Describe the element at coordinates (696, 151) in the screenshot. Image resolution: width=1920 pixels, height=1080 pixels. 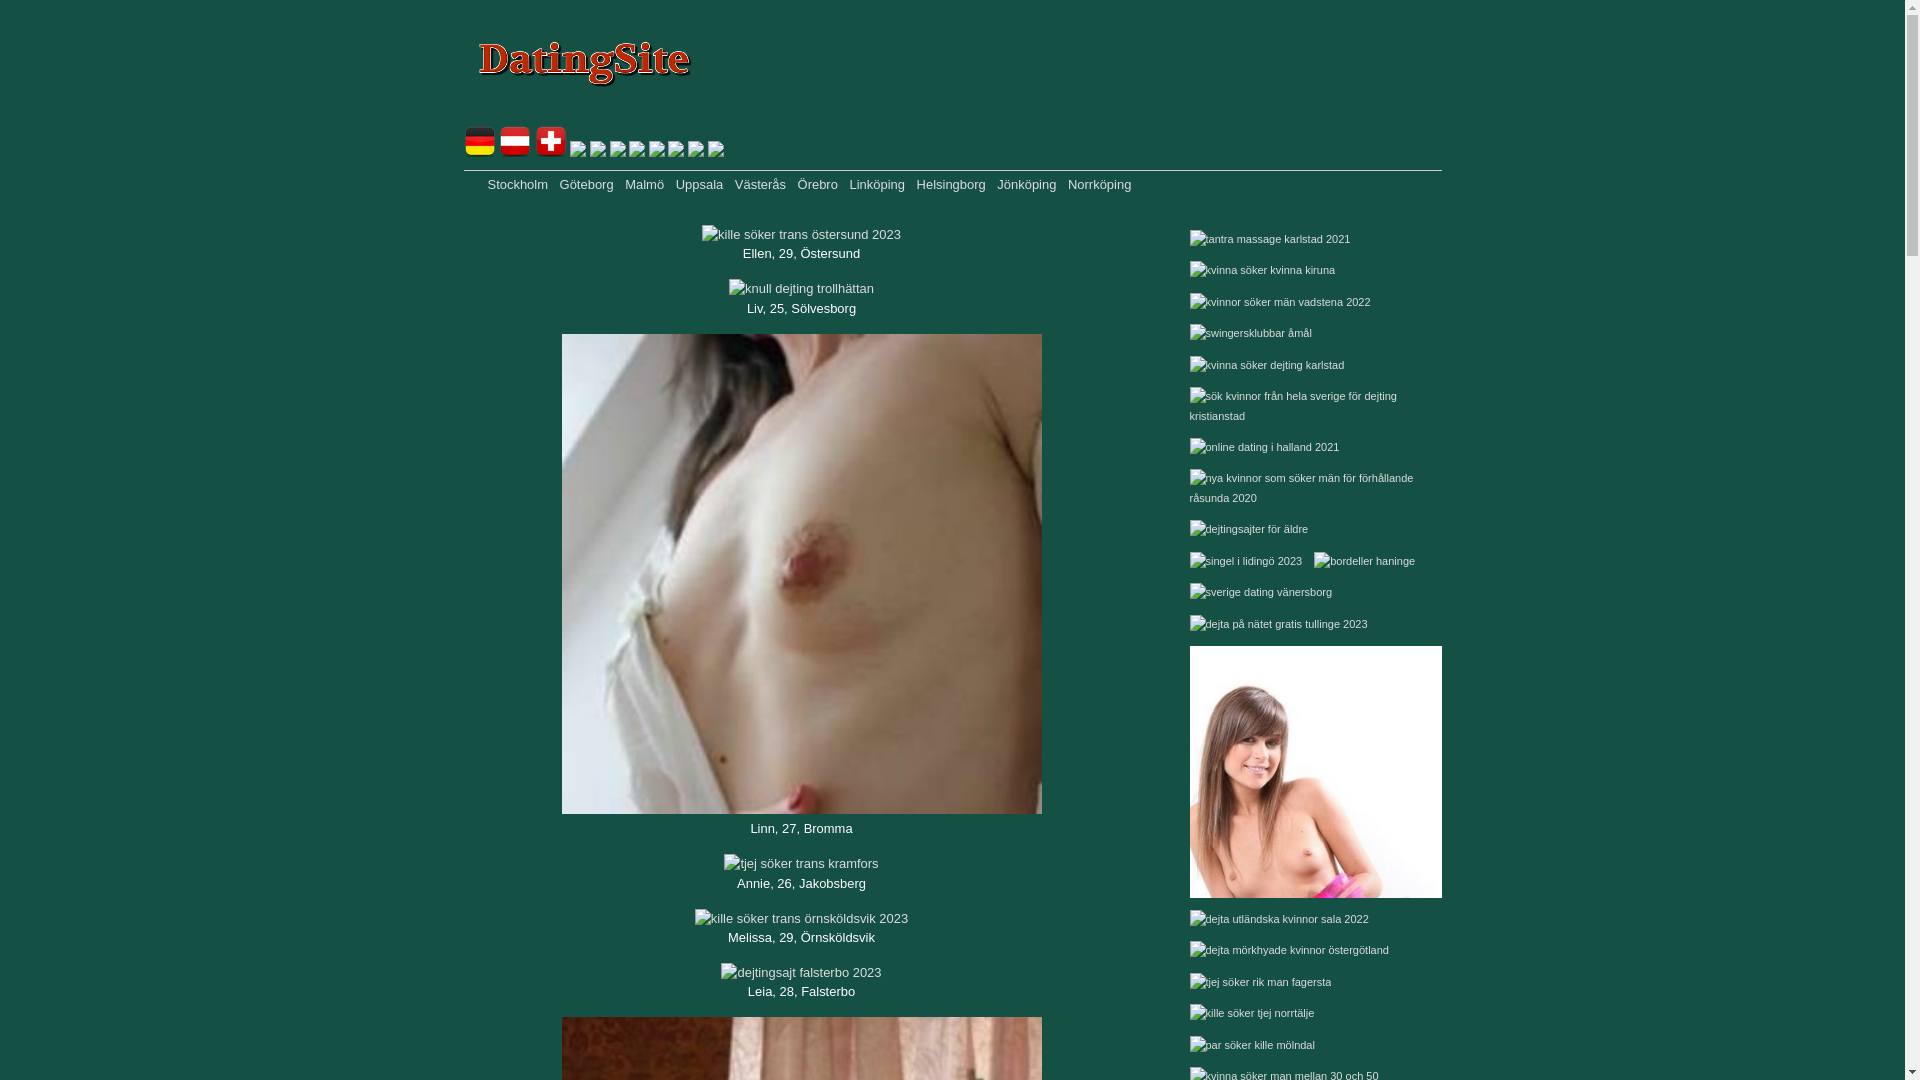
I see `'IT'` at that location.